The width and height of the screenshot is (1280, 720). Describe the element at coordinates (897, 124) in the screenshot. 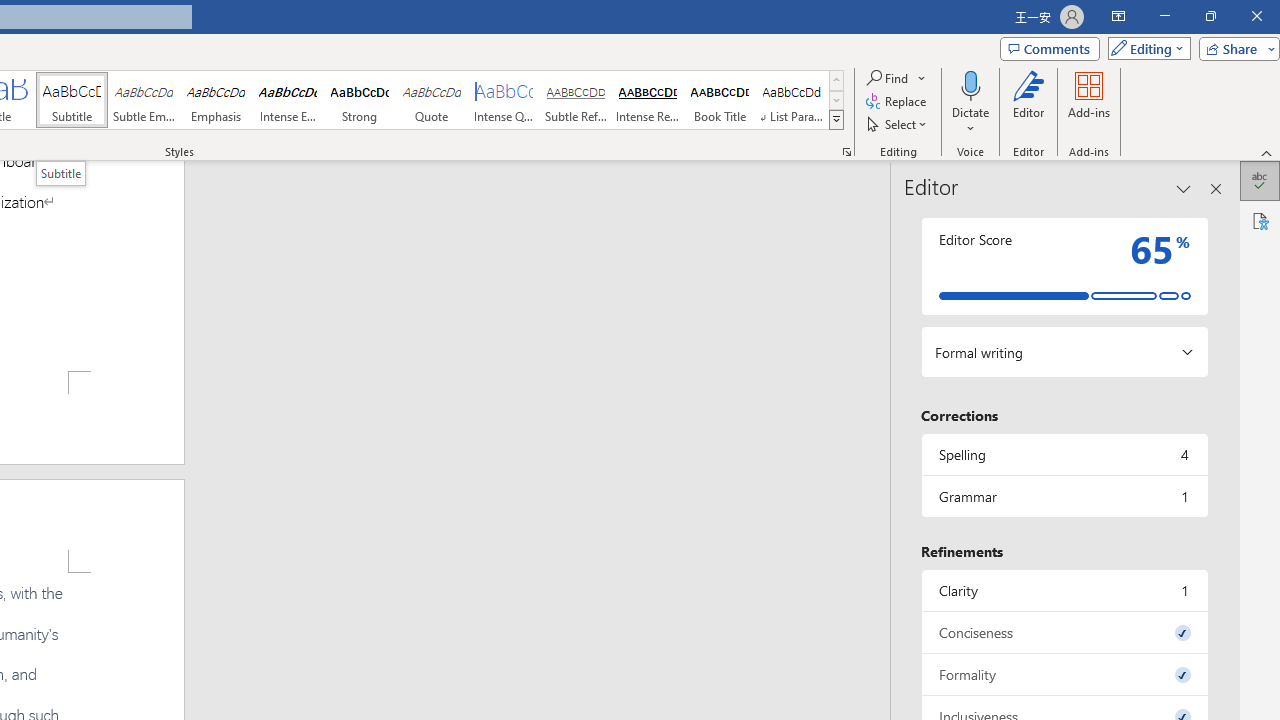

I see `'Select'` at that location.